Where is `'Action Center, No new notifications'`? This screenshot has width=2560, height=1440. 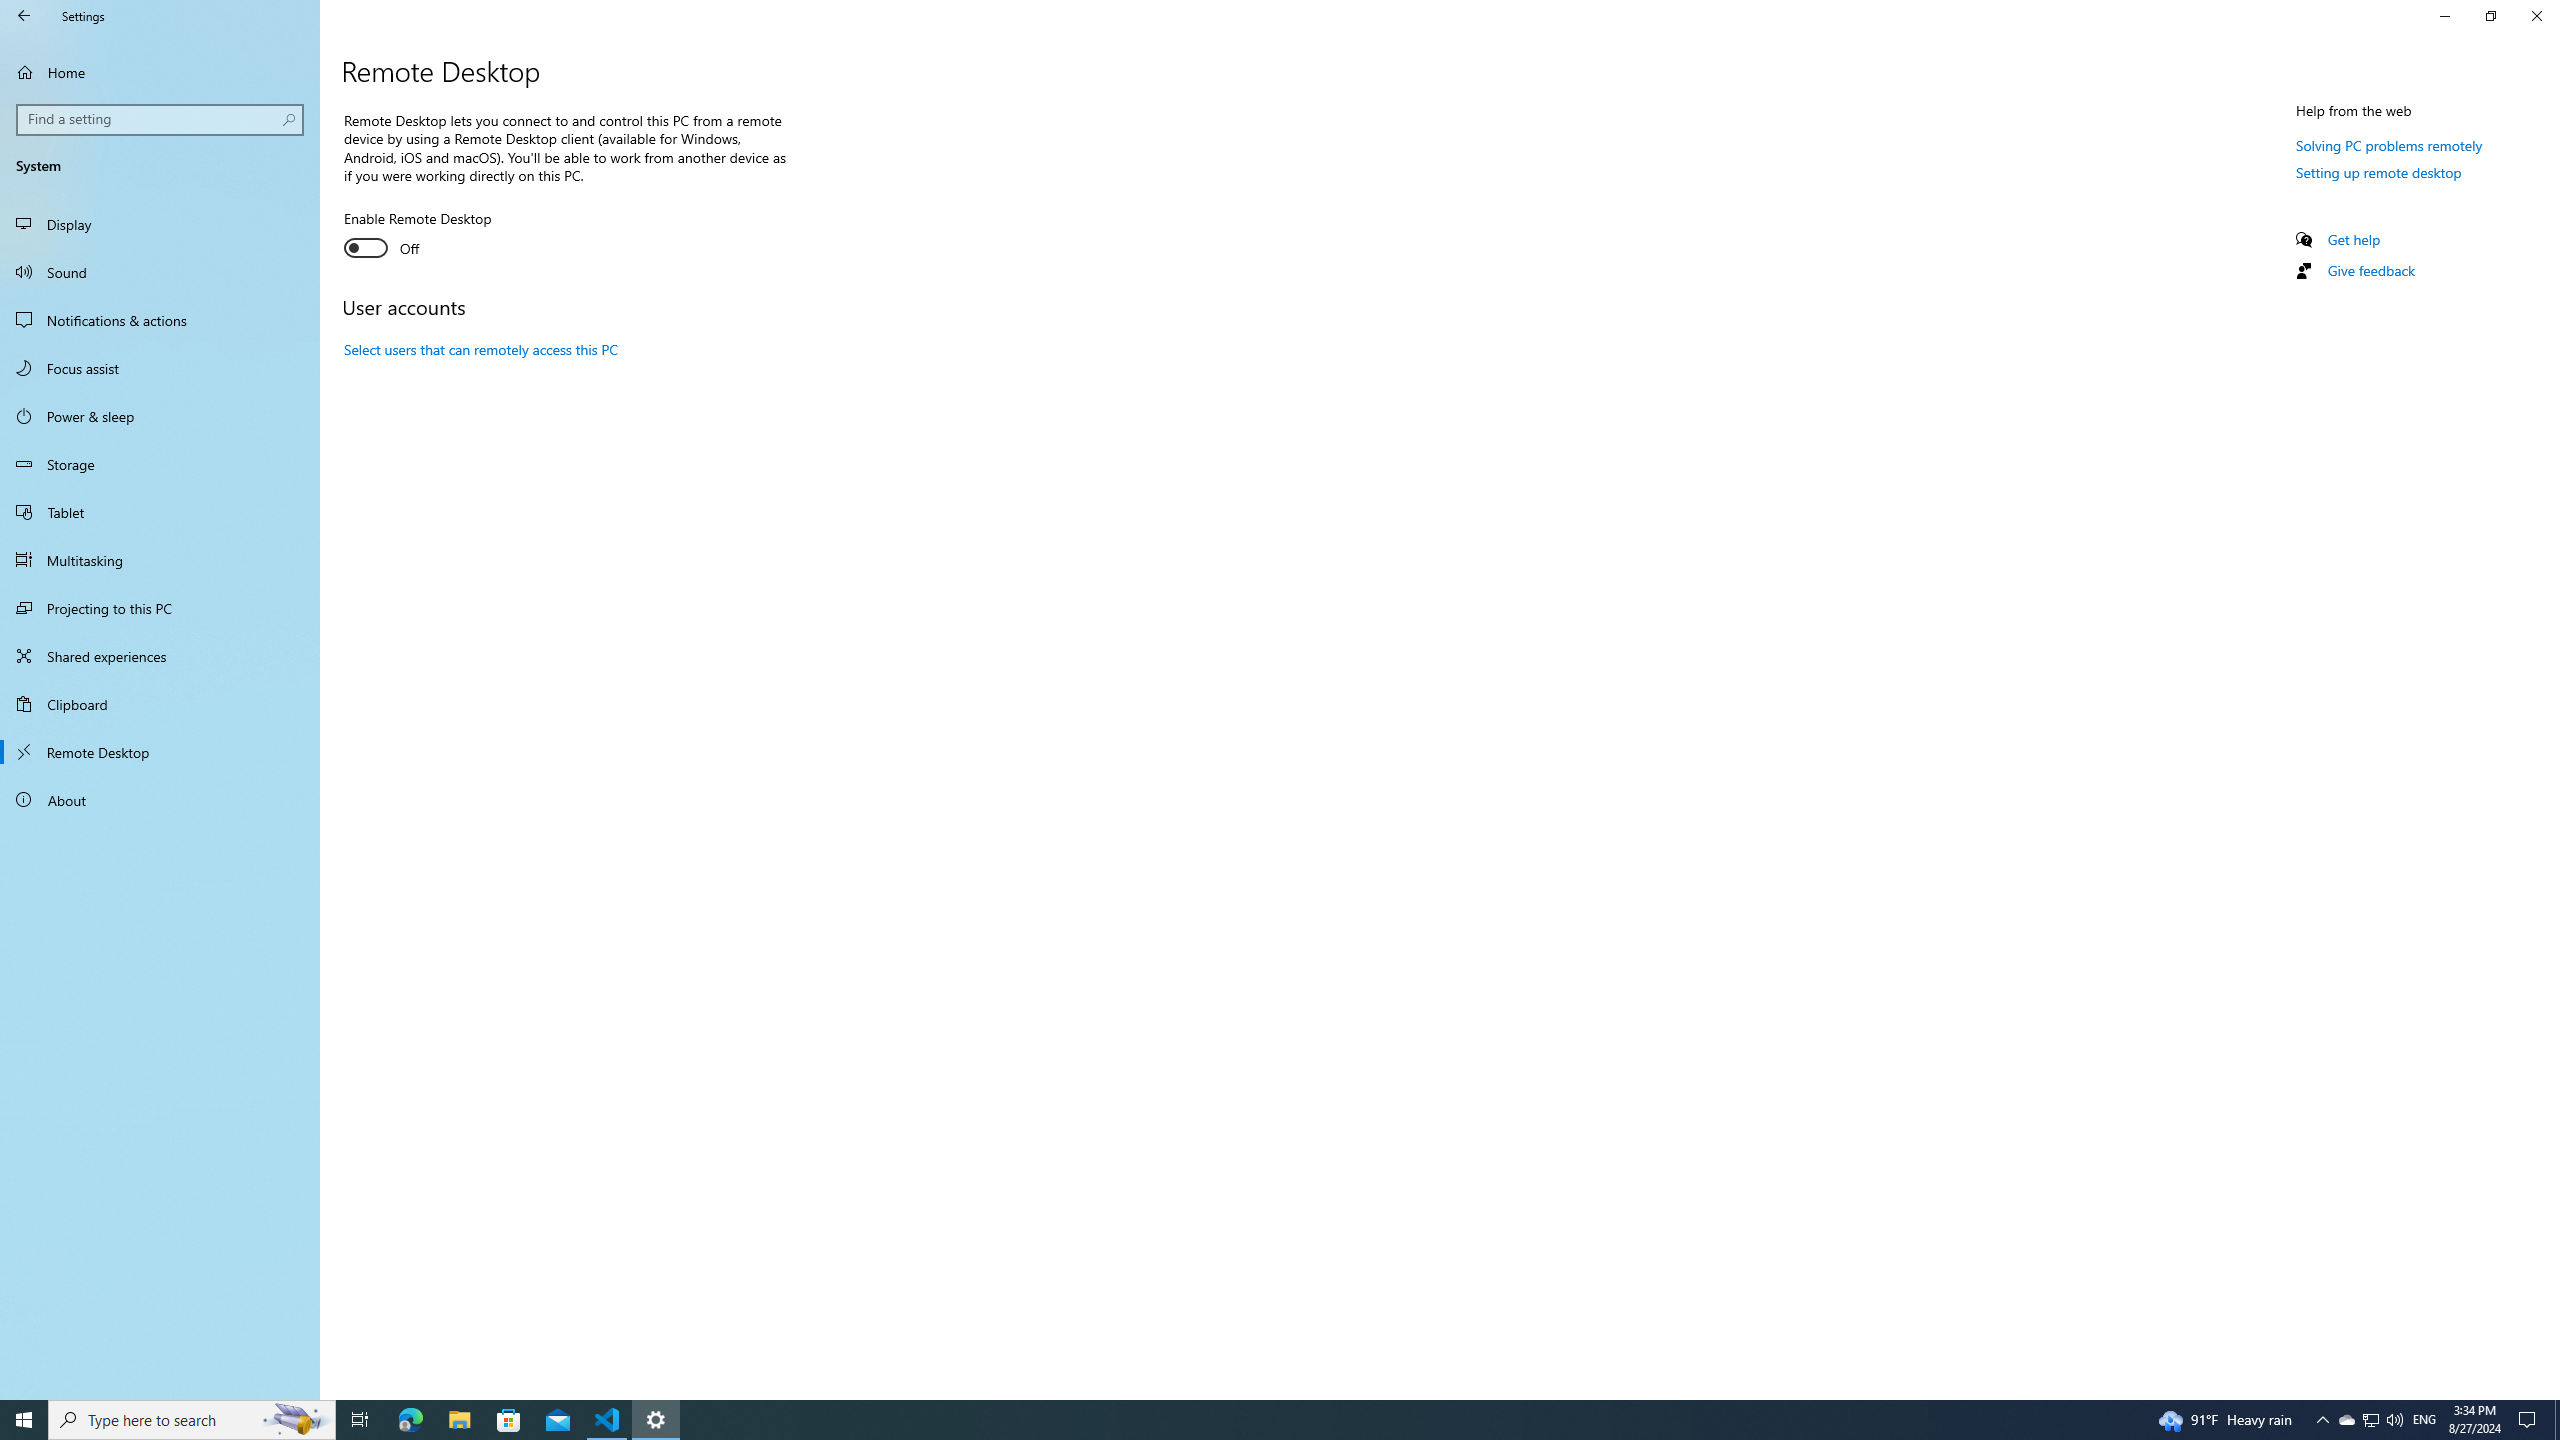
'Action Center, No new notifications' is located at coordinates (2530, 1418).